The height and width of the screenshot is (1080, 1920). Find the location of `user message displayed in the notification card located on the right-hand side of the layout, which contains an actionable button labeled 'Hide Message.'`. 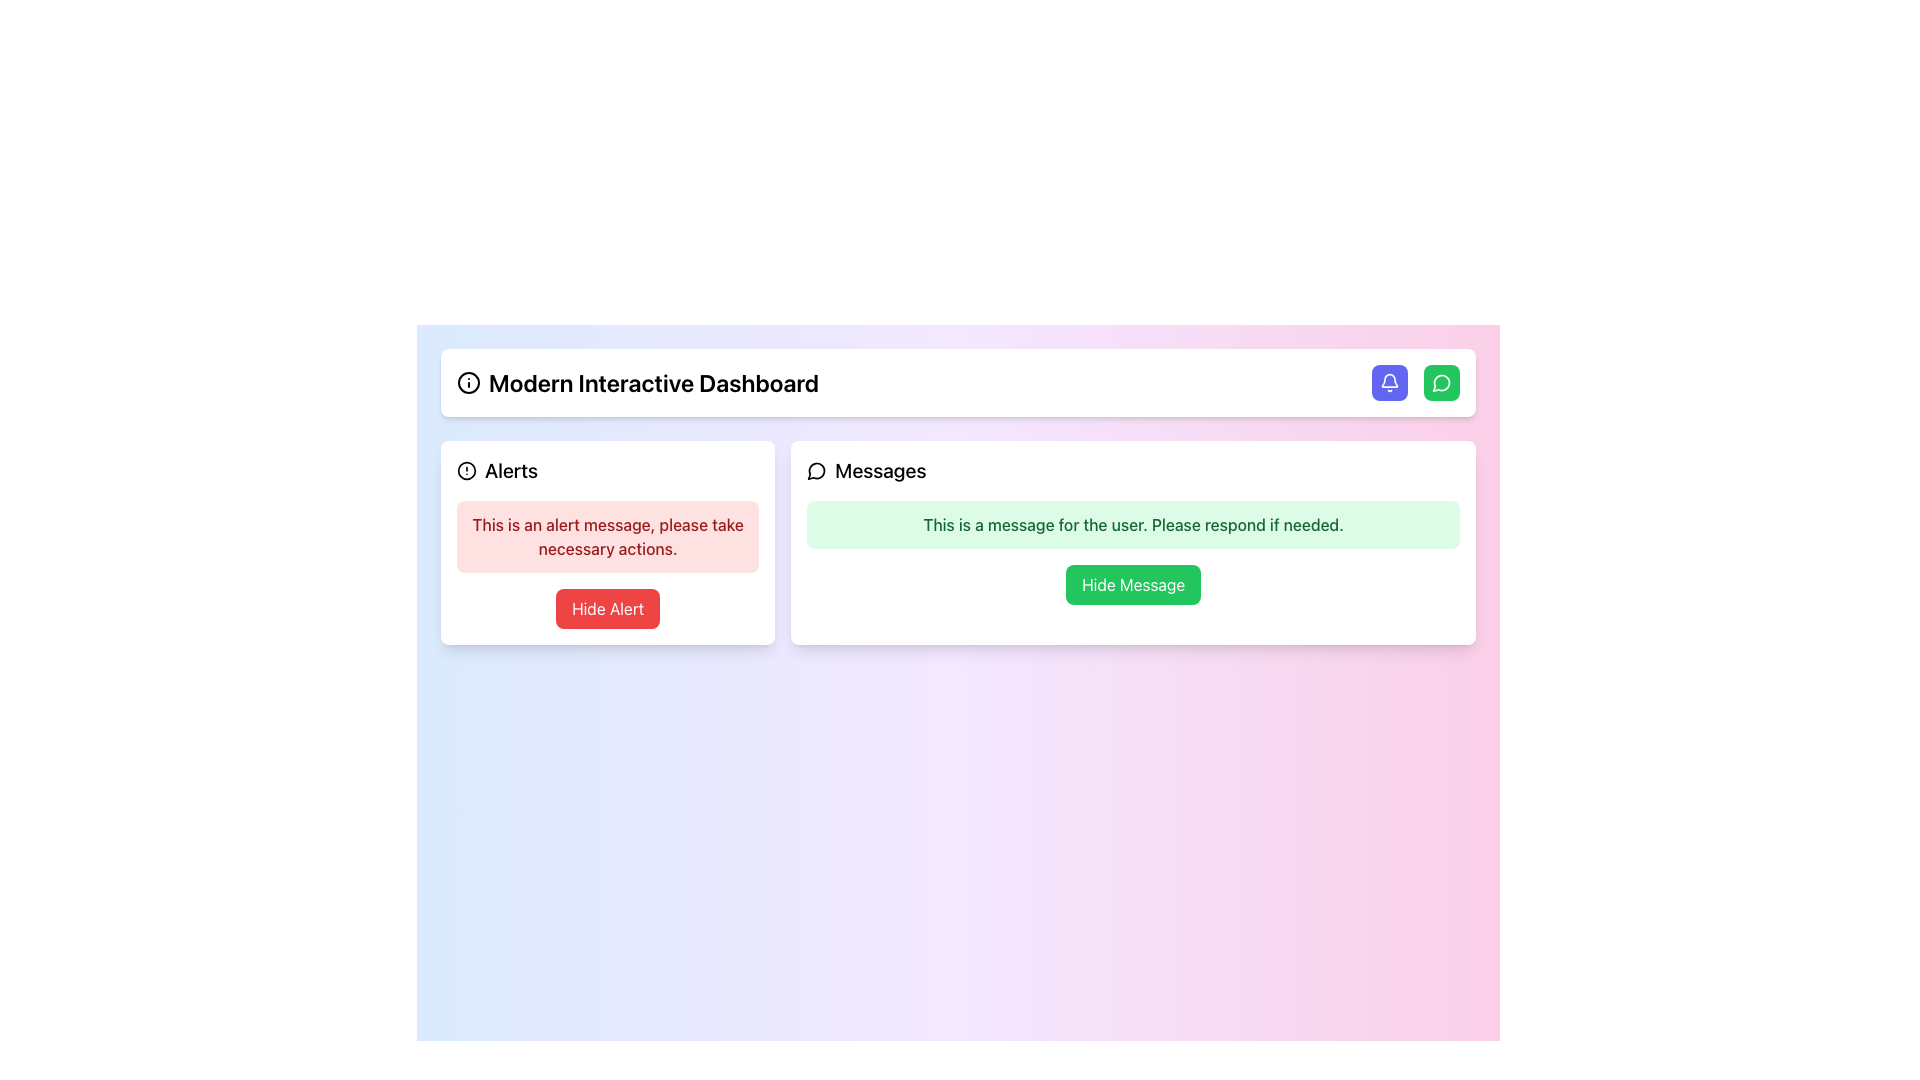

user message displayed in the notification card located on the right-hand side of the layout, which contains an actionable button labeled 'Hide Message.' is located at coordinates (1133, 543).